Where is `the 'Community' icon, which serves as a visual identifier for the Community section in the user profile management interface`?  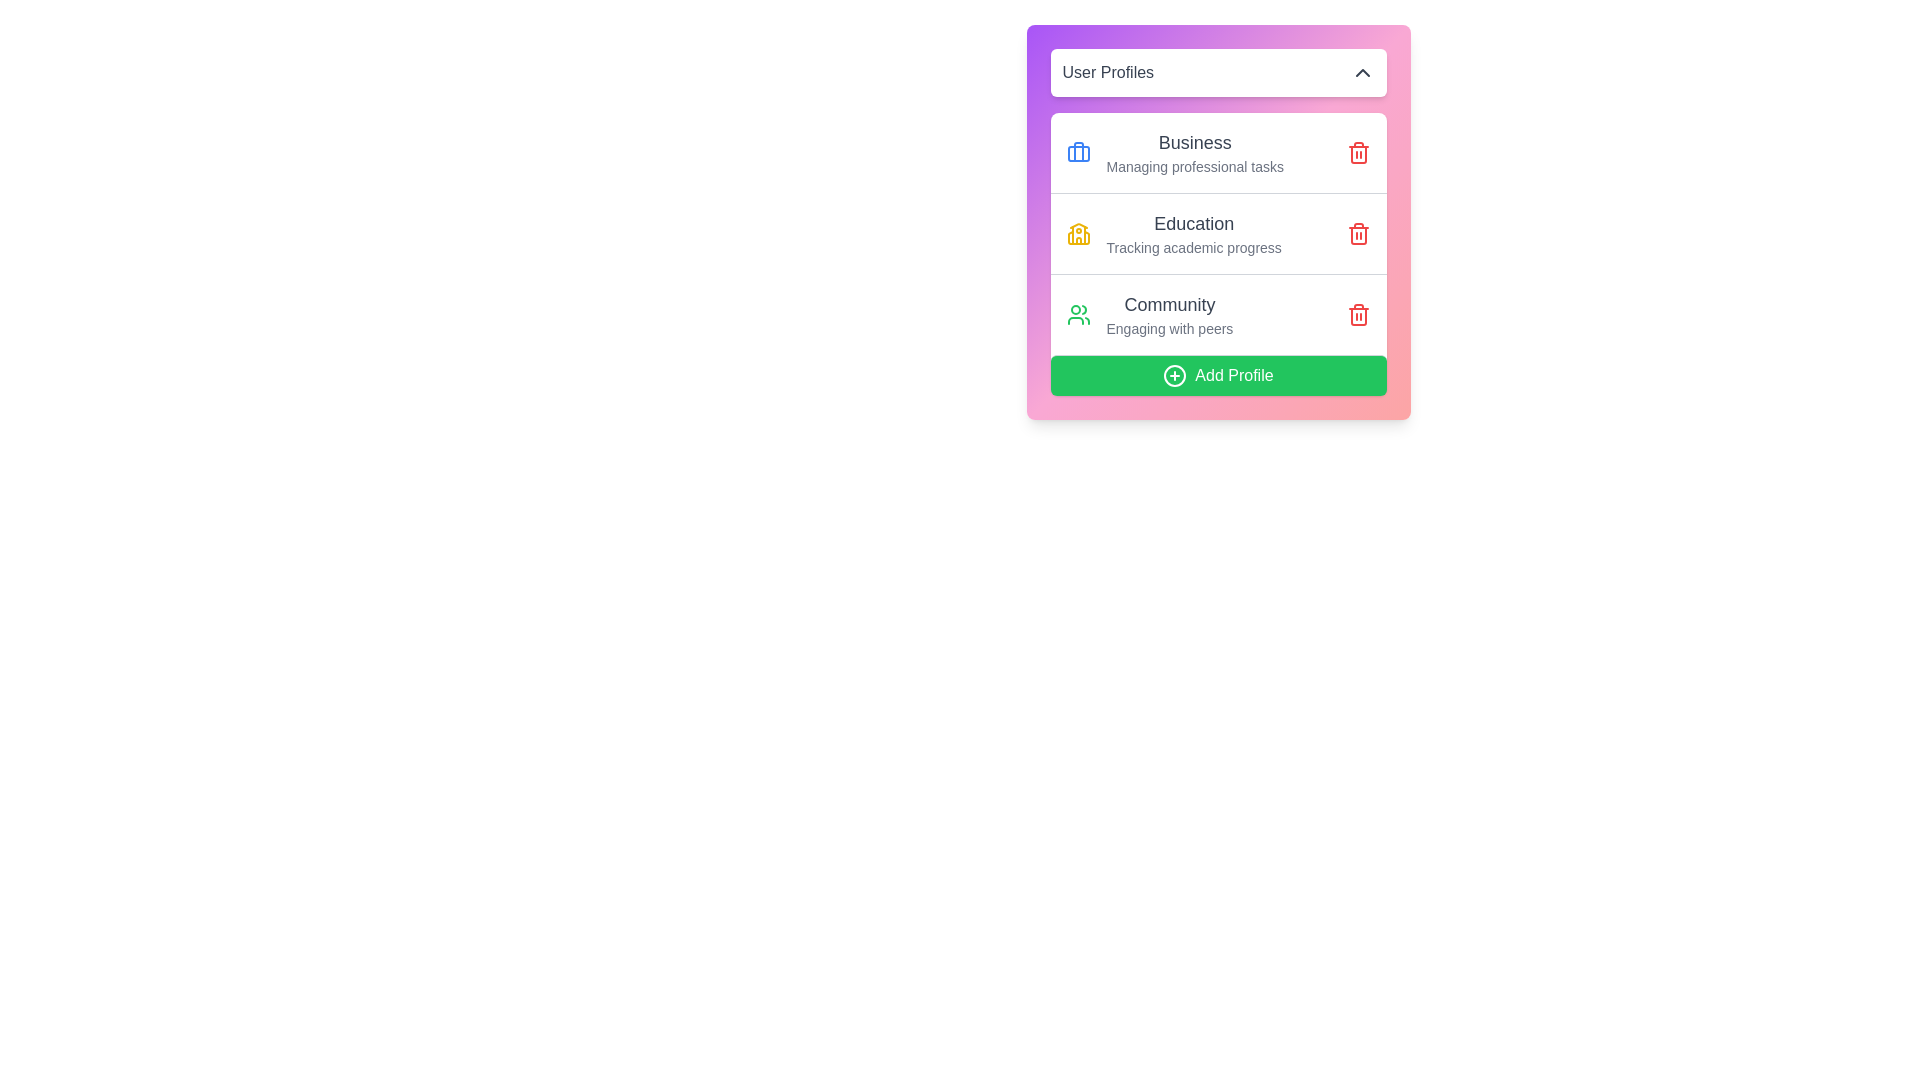 the 'Community' icon, which serves as a visual identifier for the Community section in the user profile management interface is located at coordinates (1077, 315).